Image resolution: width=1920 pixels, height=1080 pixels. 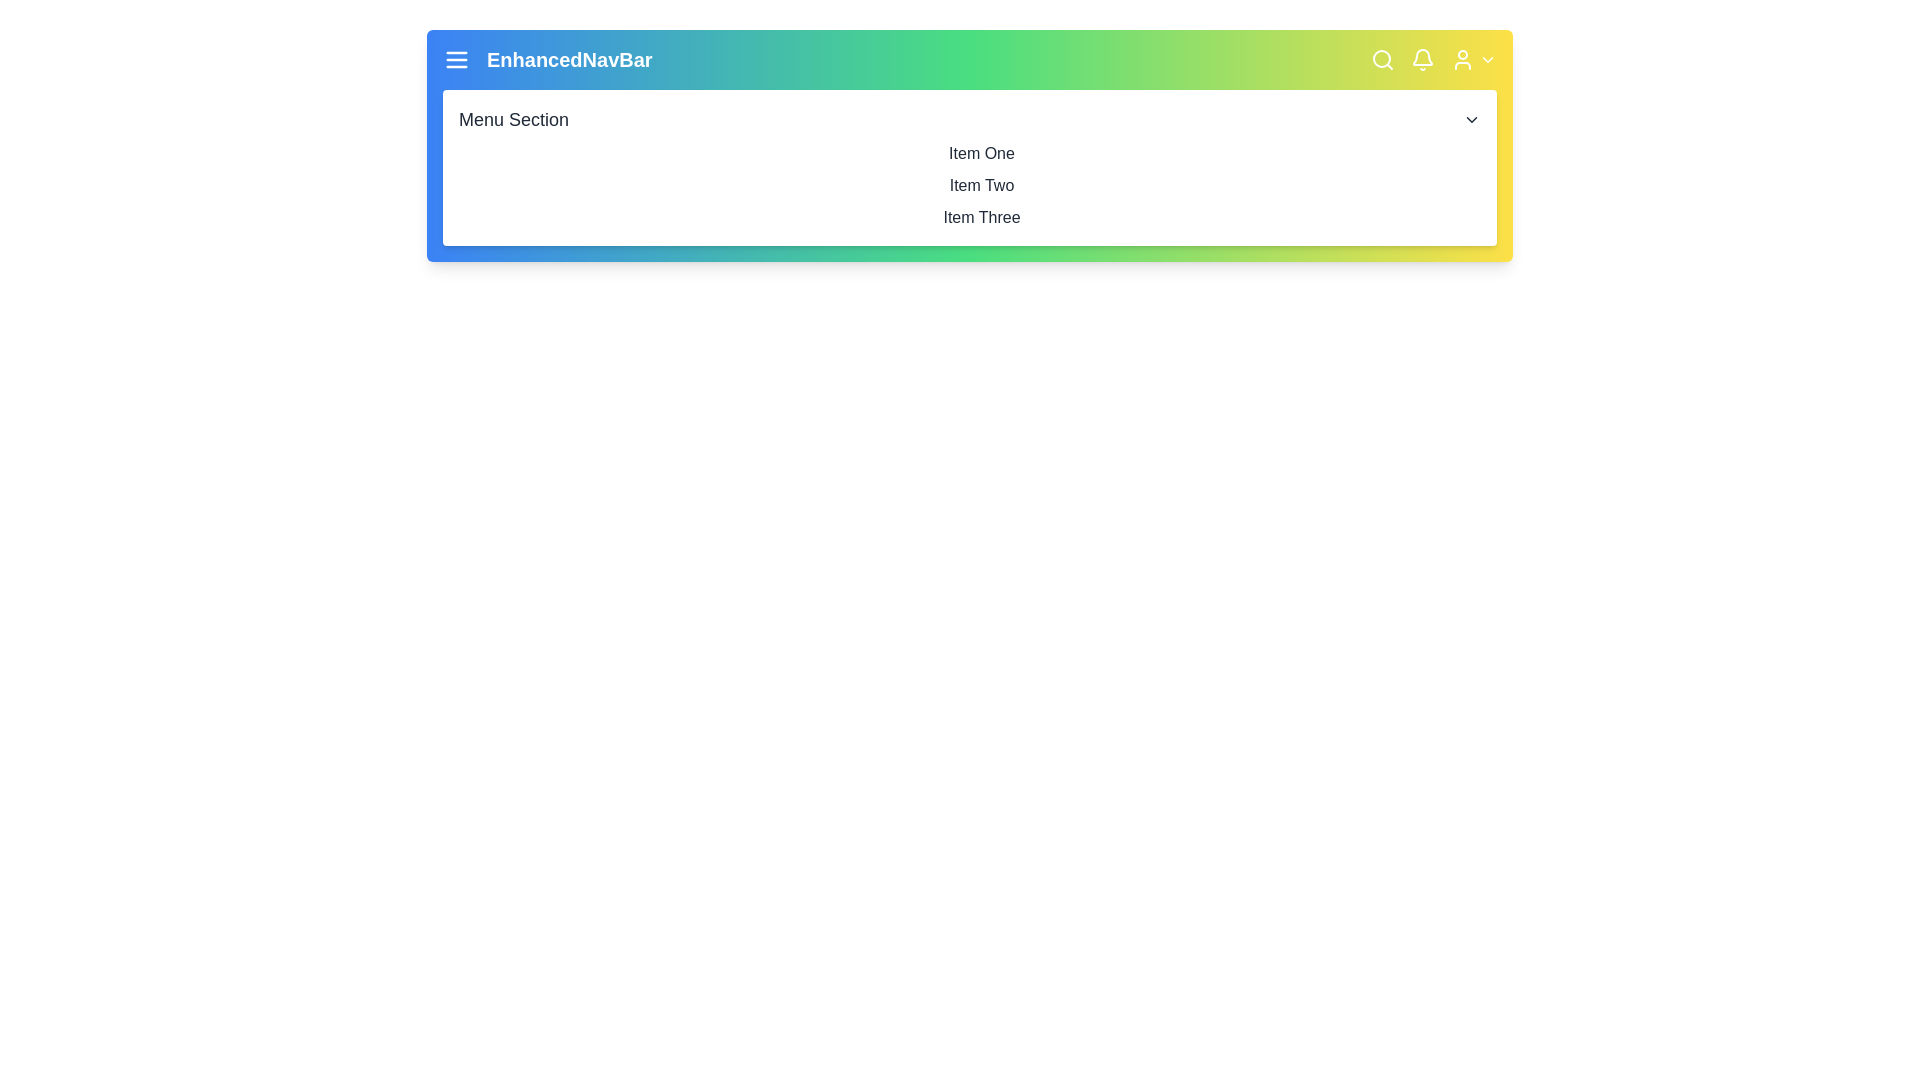 What do you see at coordinates (568, 59) in the screenshot?
I see `the 'EnhancedNavBar' heading text` at bounding box center [568, 59].